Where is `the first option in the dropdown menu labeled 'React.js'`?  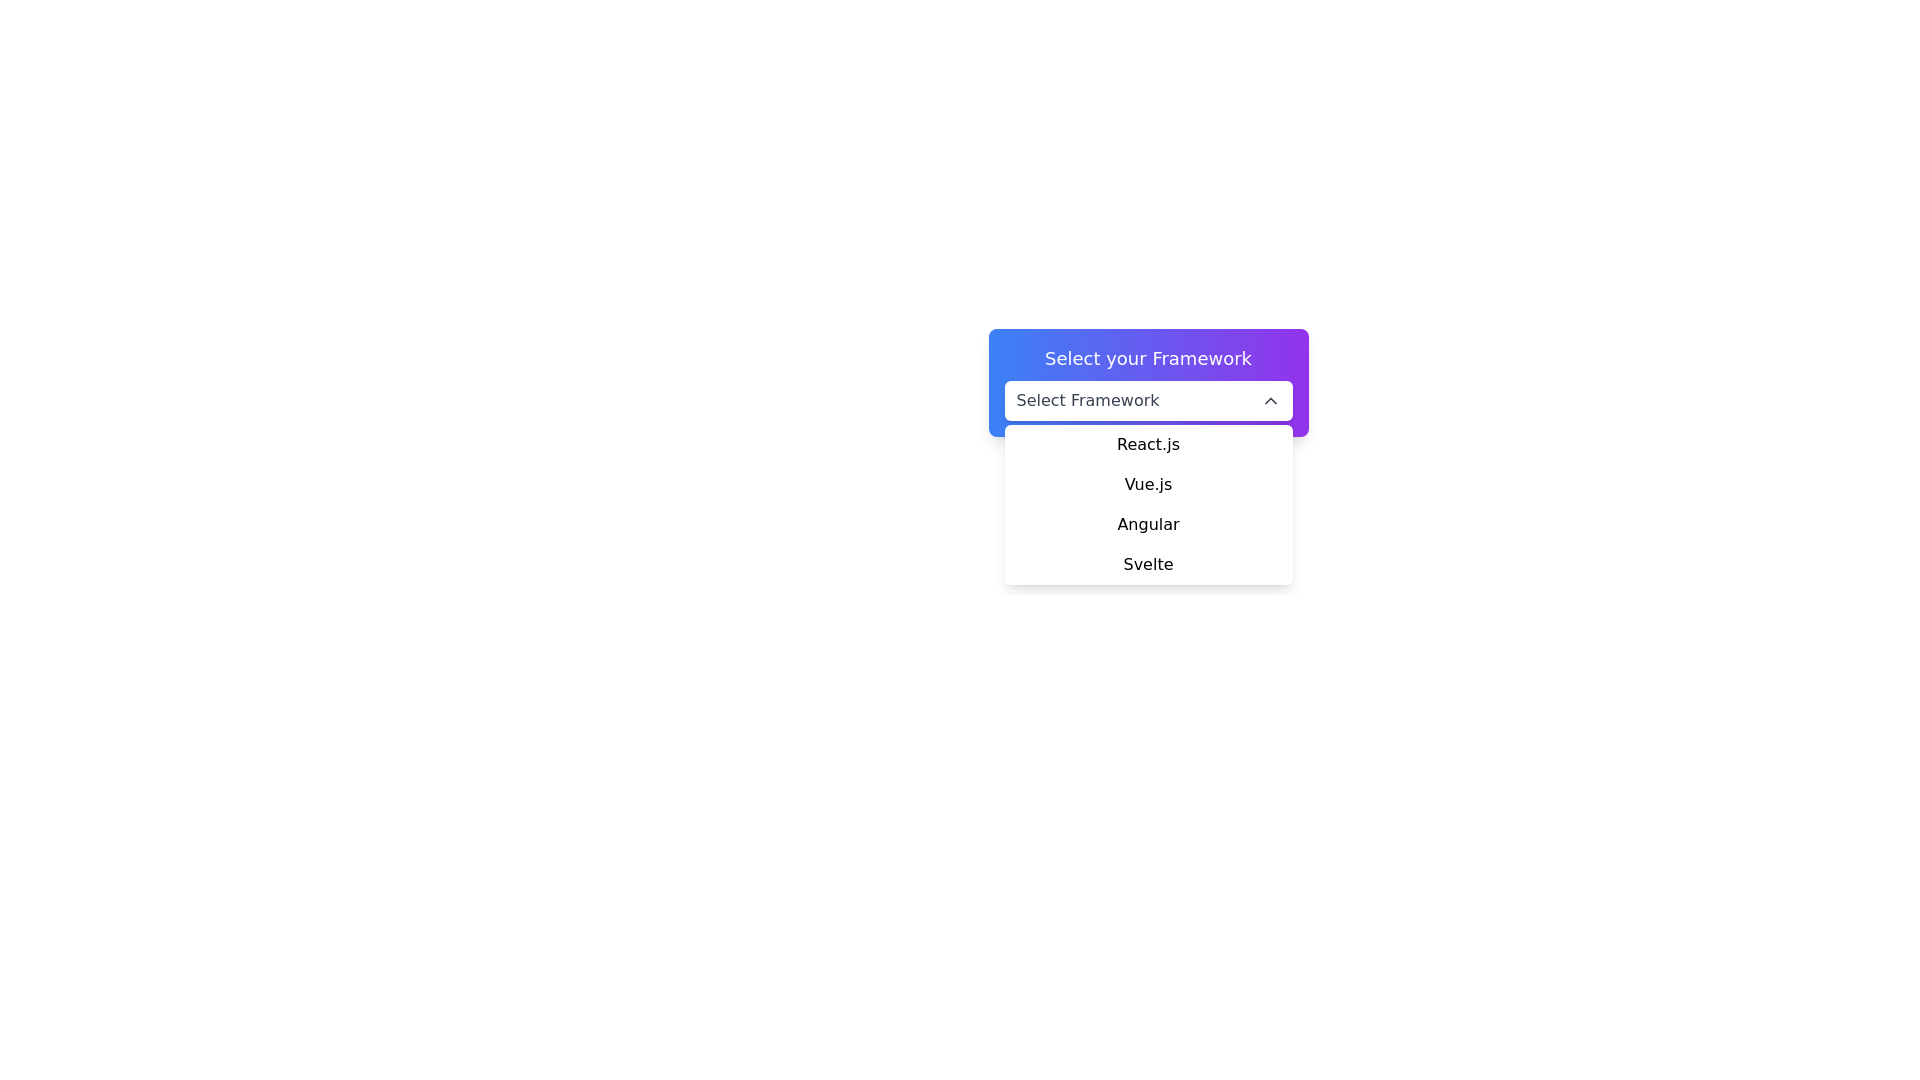 the first option in the dropdown menu labeled 'React.js' is located at coordinates (1148, 443).